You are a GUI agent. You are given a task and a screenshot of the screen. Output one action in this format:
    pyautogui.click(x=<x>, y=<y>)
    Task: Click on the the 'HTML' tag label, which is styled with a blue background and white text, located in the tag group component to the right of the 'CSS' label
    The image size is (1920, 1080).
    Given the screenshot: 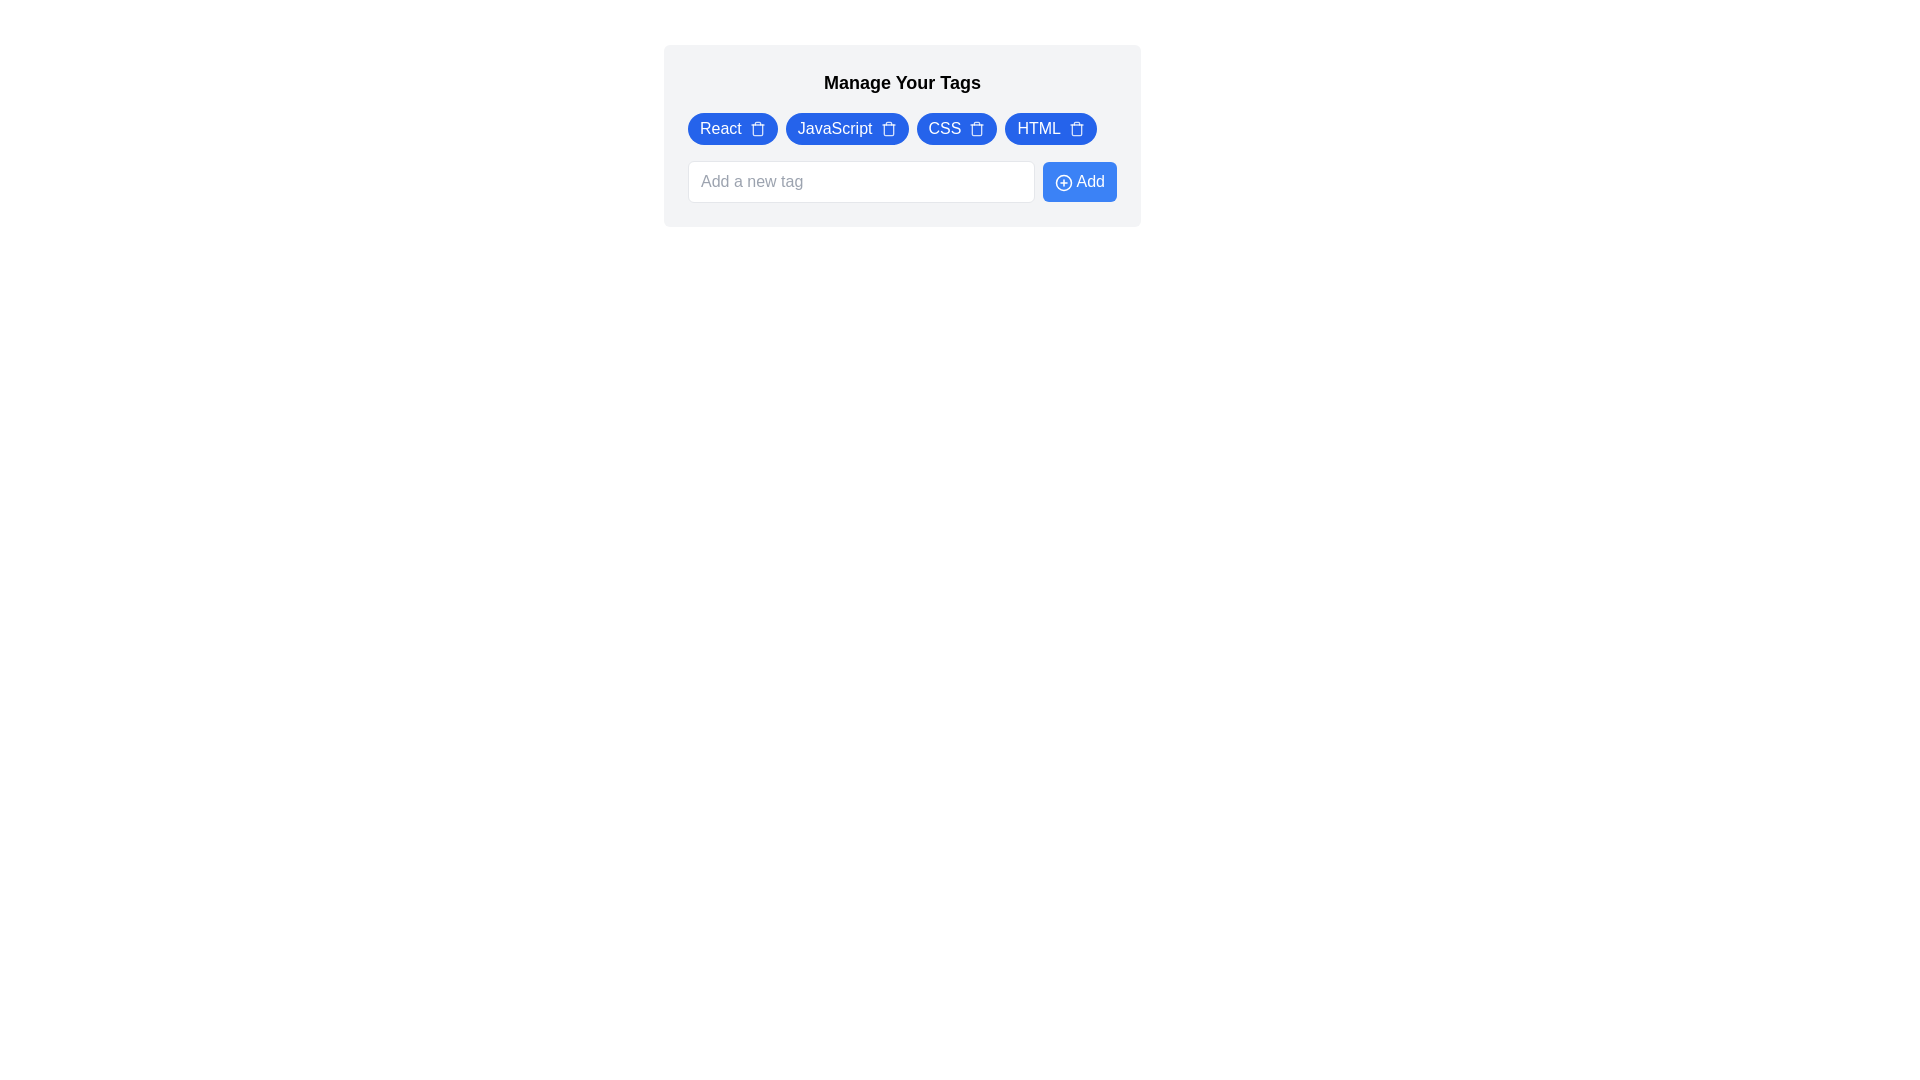 What is the action you would take?
    pyautogui.click(x=1039, y=128)
    